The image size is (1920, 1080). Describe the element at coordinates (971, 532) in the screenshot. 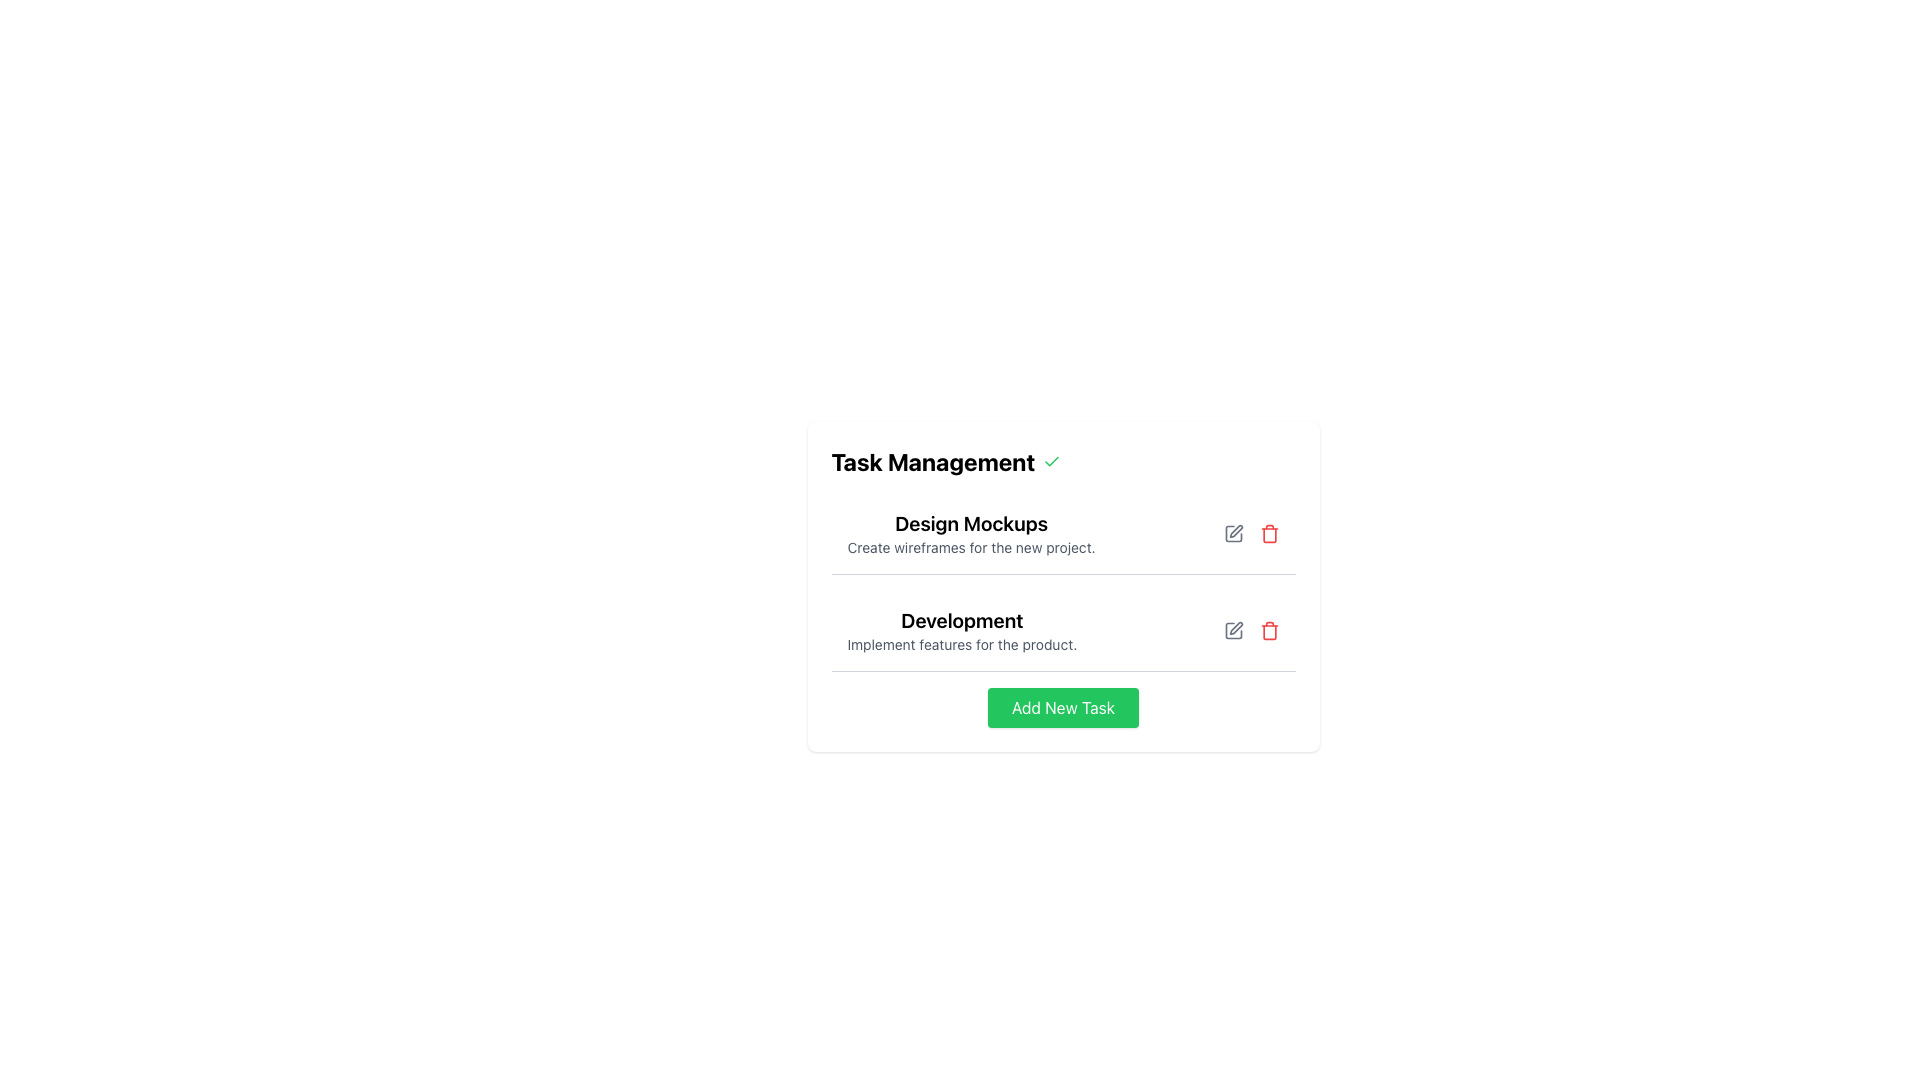

I see `the title 'Design Mockups' in the task list under the 'Task Management' section` at that location.